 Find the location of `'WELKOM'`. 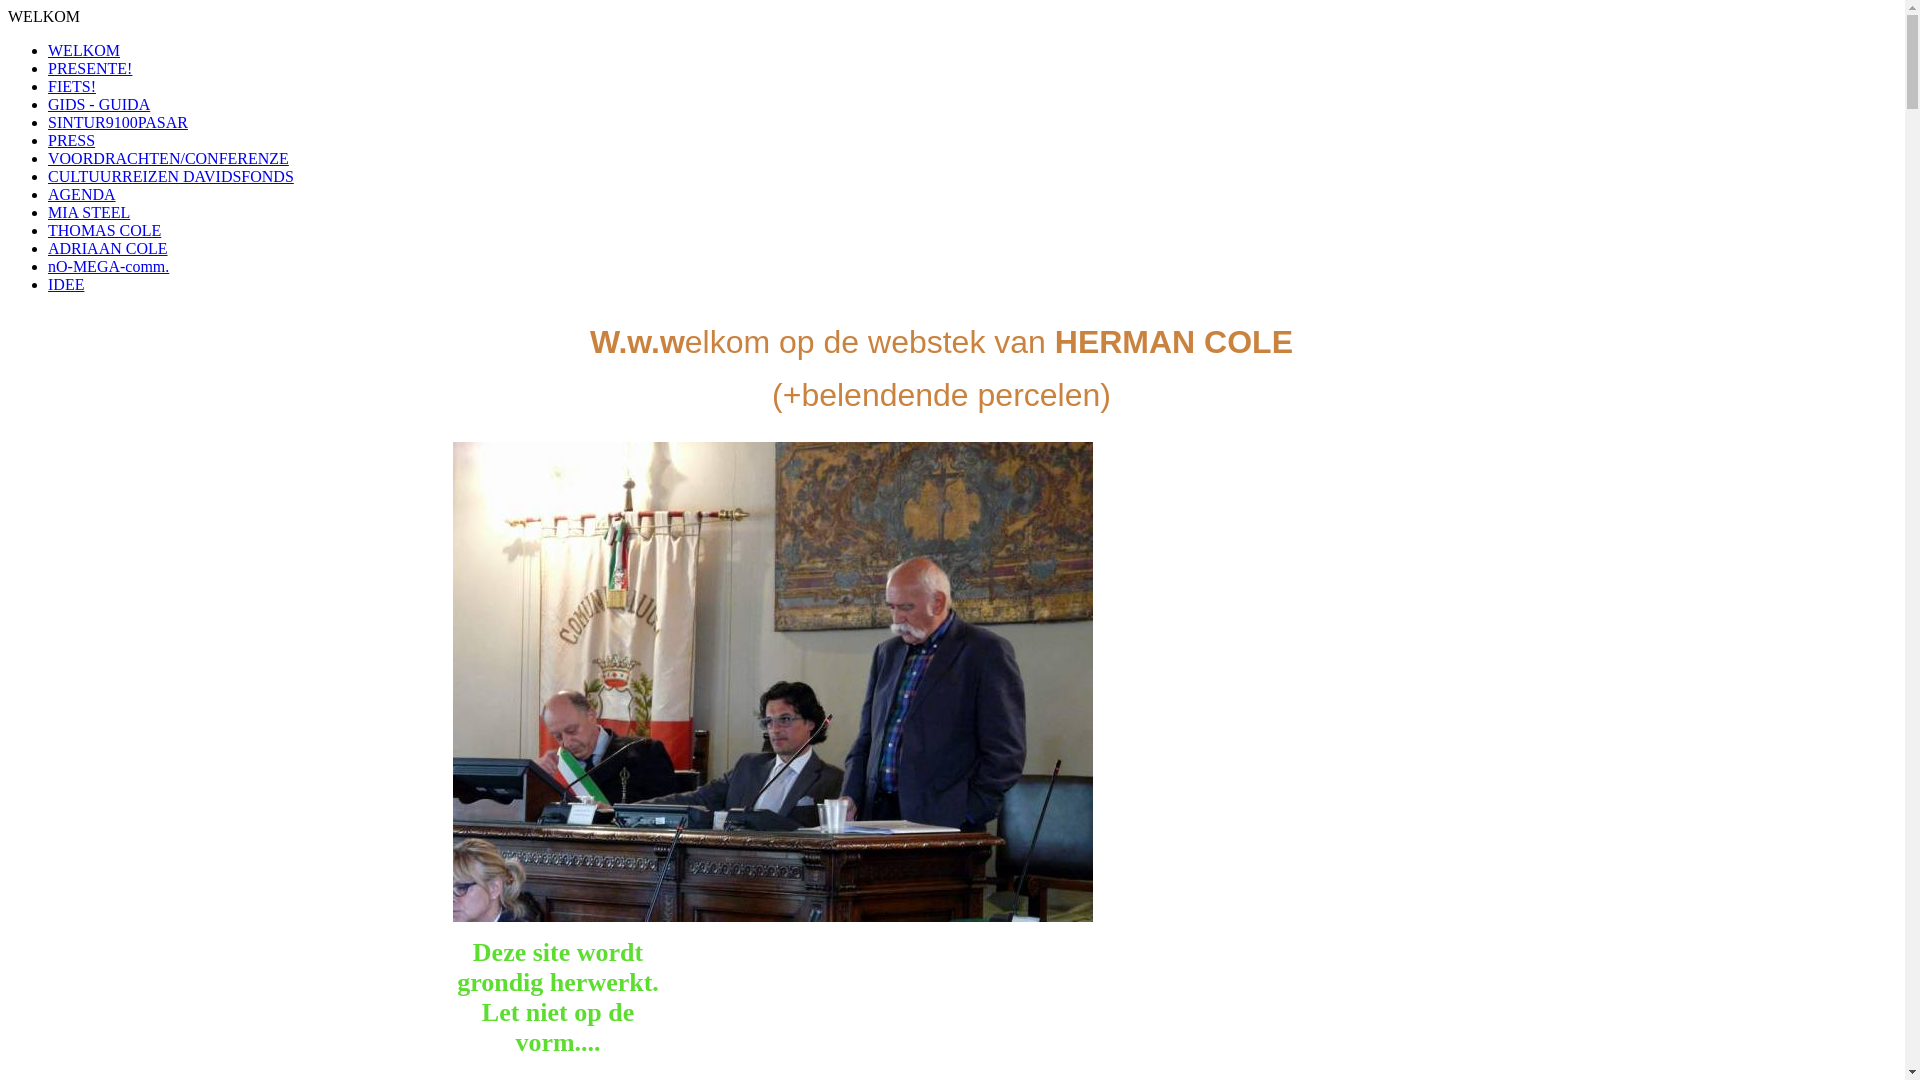

'WELKOM' is located at coordinates (82, 49).